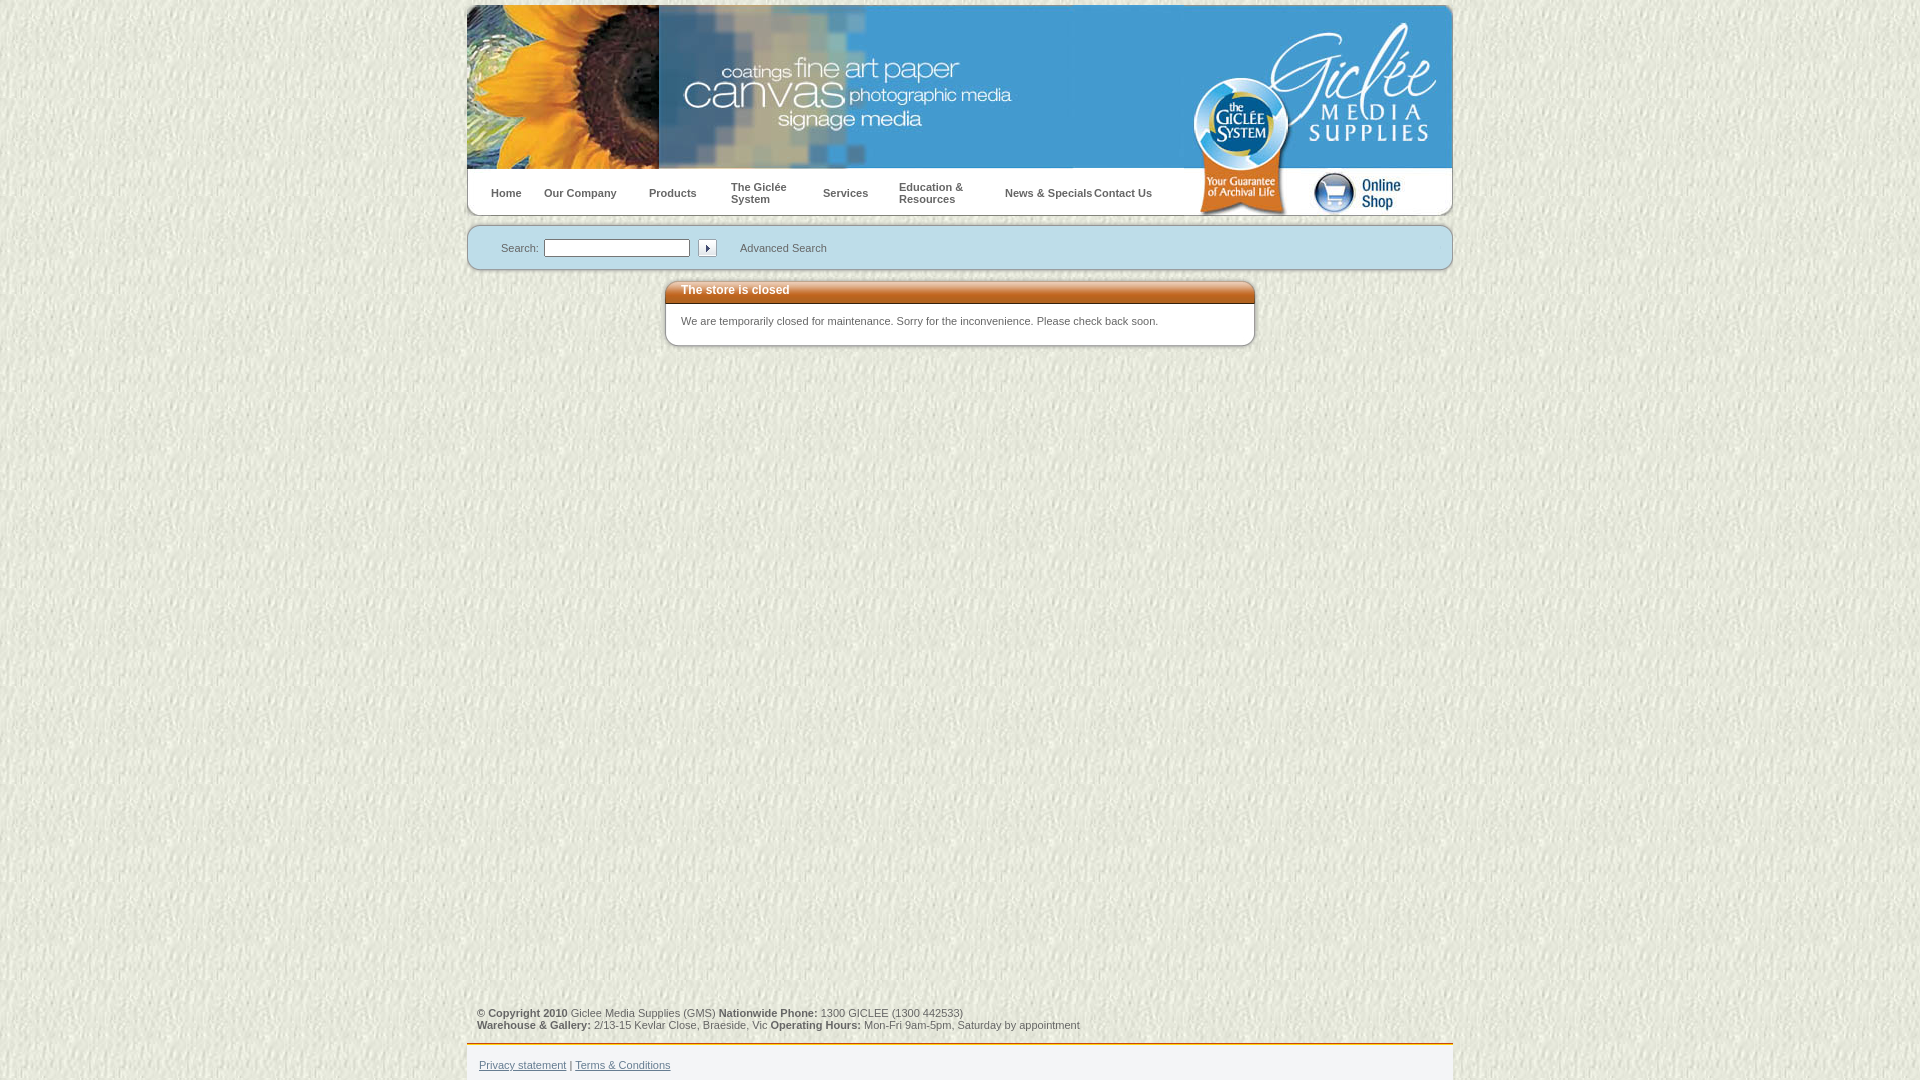  What do you see at coordinates (897, 192) in the screenshot?
I see `'Education & Resources'` at bounding box center [897, 192].